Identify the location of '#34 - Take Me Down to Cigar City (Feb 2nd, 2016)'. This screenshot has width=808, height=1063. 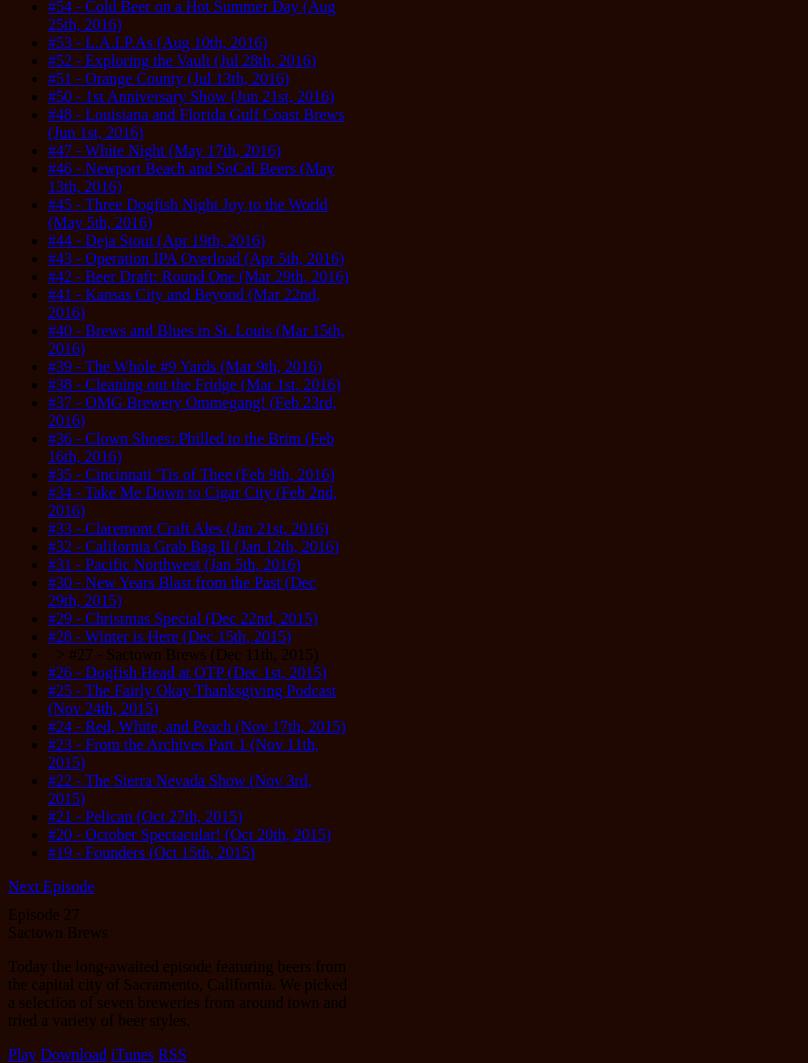
(47, 501).